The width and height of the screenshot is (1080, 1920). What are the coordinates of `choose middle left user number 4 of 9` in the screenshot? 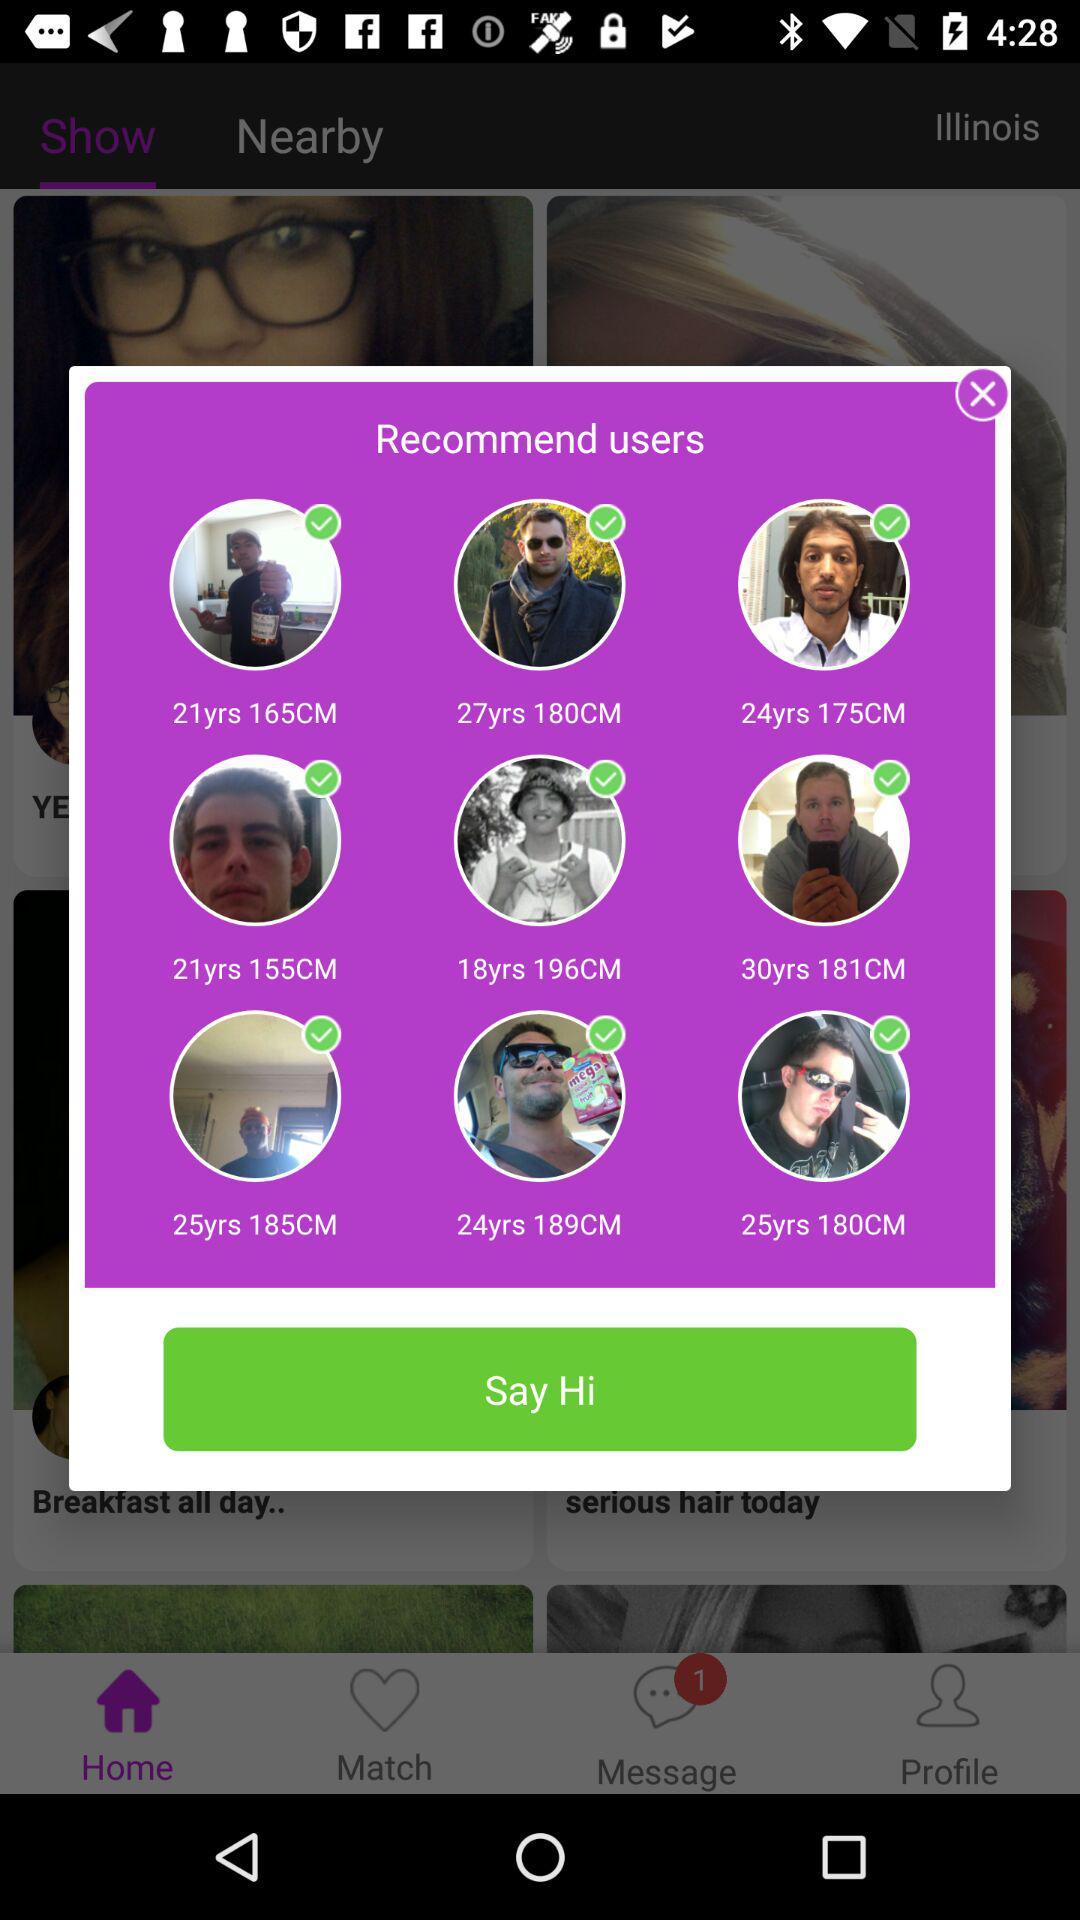 It's located at (320, 778).